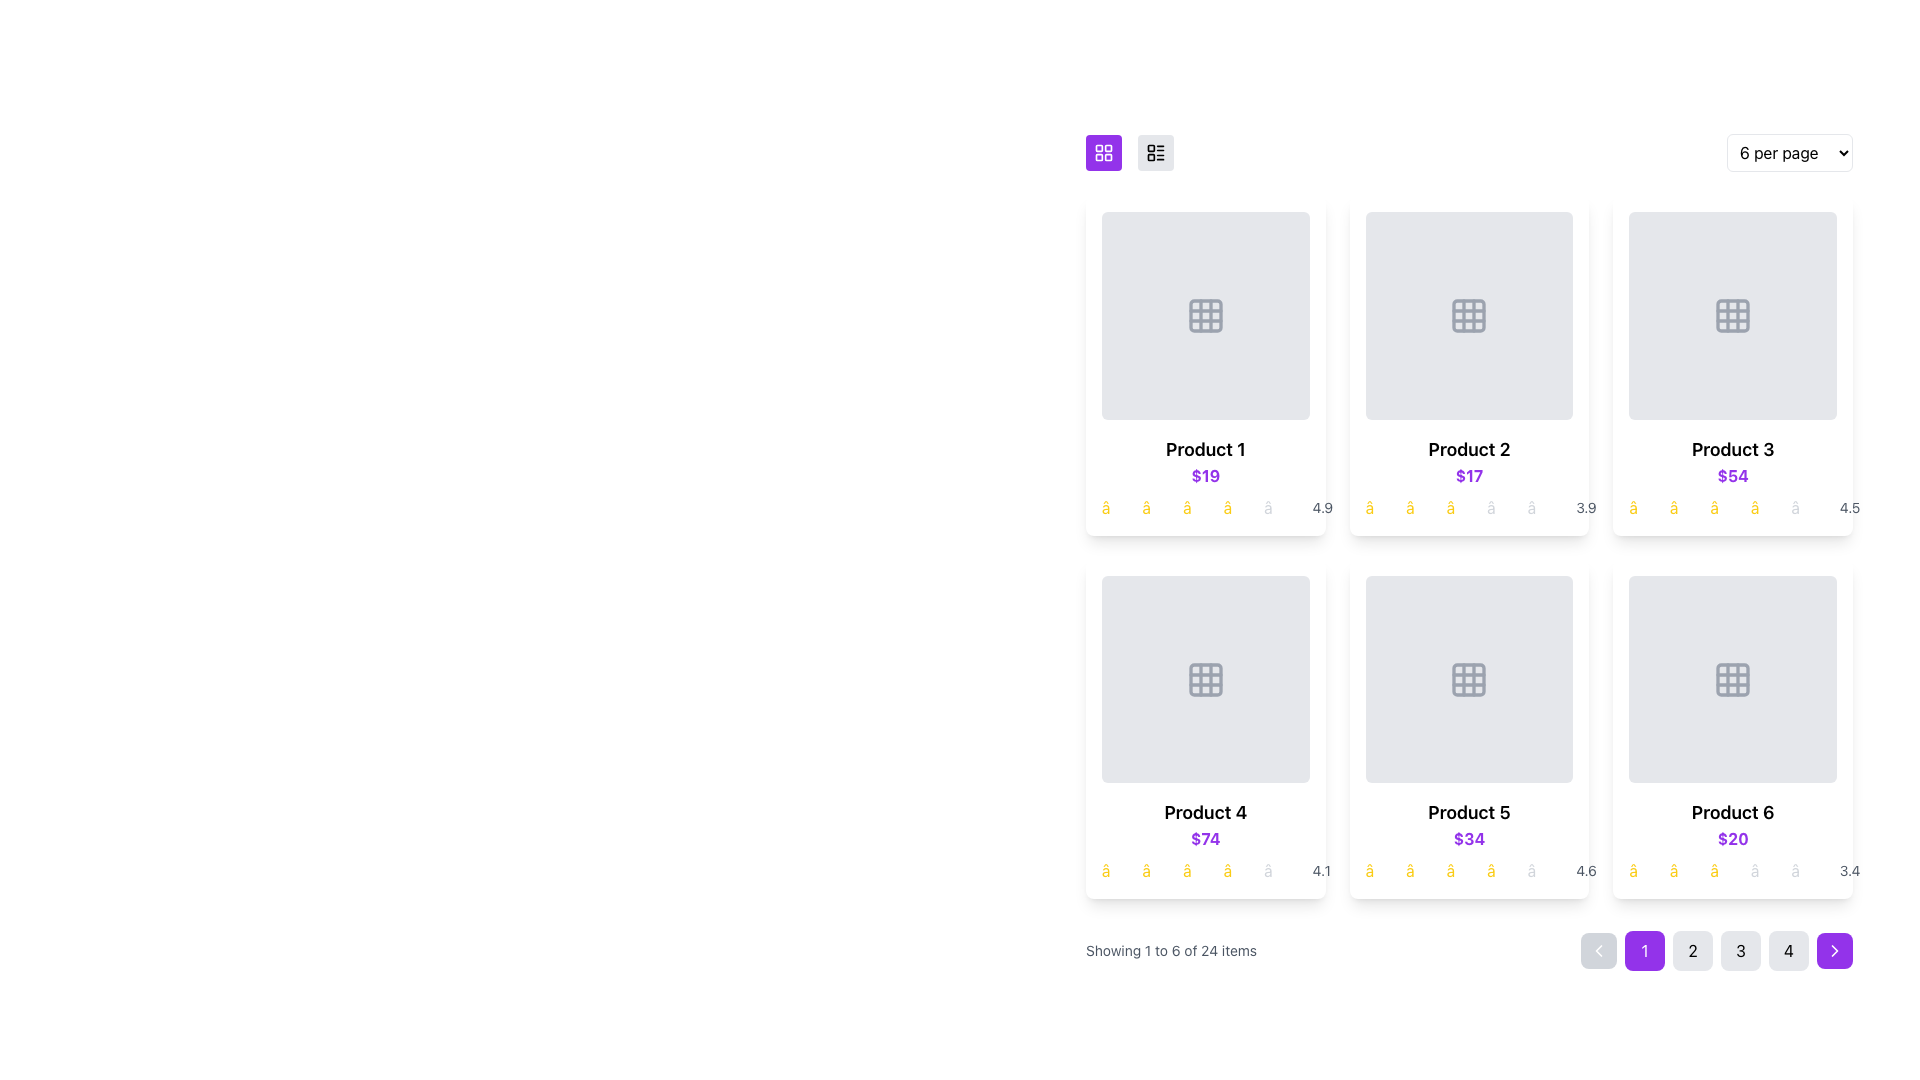  What do you see at coordinates (1204, 678) in the screenshot?
I see `the central decorative shape of the grid icon for 'Product 4' located in the product preview area` at bounding box center [1204, 678].